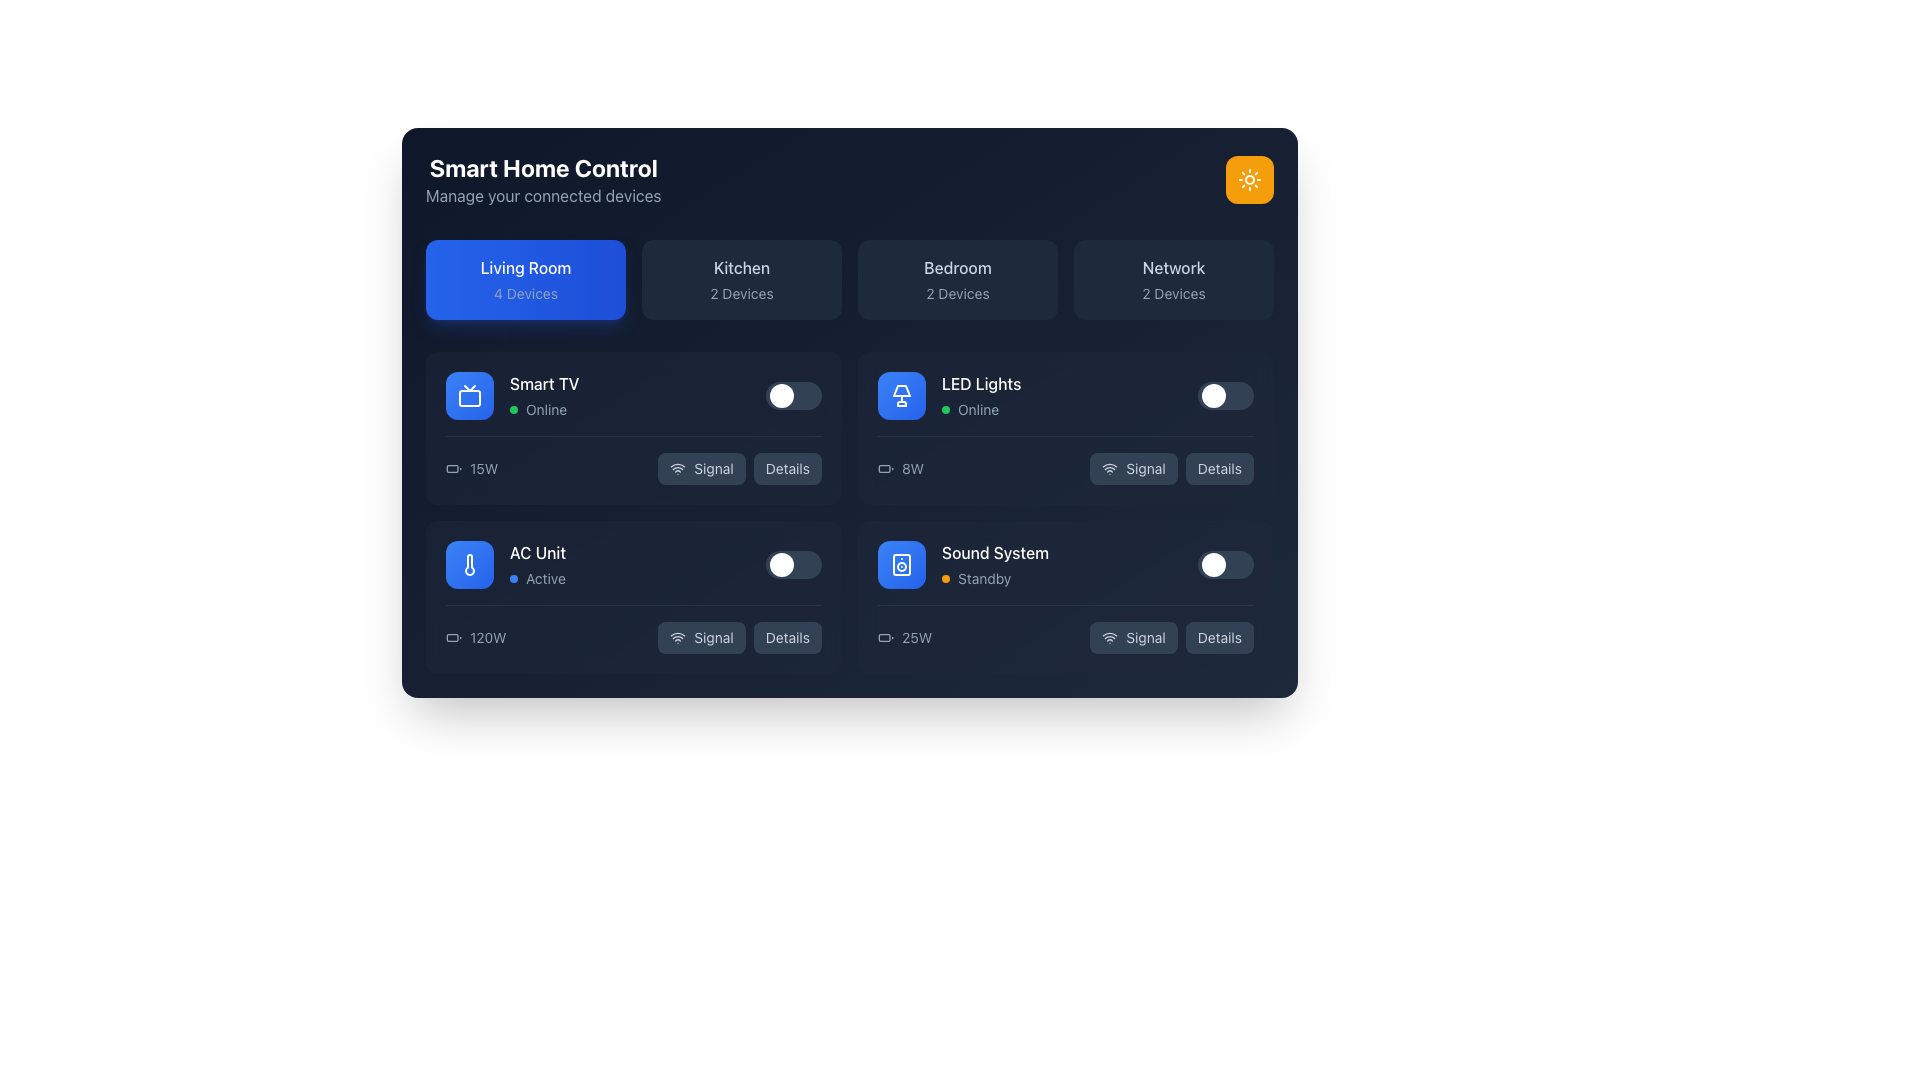 This screenshot has width=1920, height=1080. What do you see at coordinates (995, 578) in the screenshot?
I see `status text from the 'Standby' label, which is a small textual label with a light gray font located in the 'Sound System' section of the 'Living Room' group` at bounding box center [995, 578].